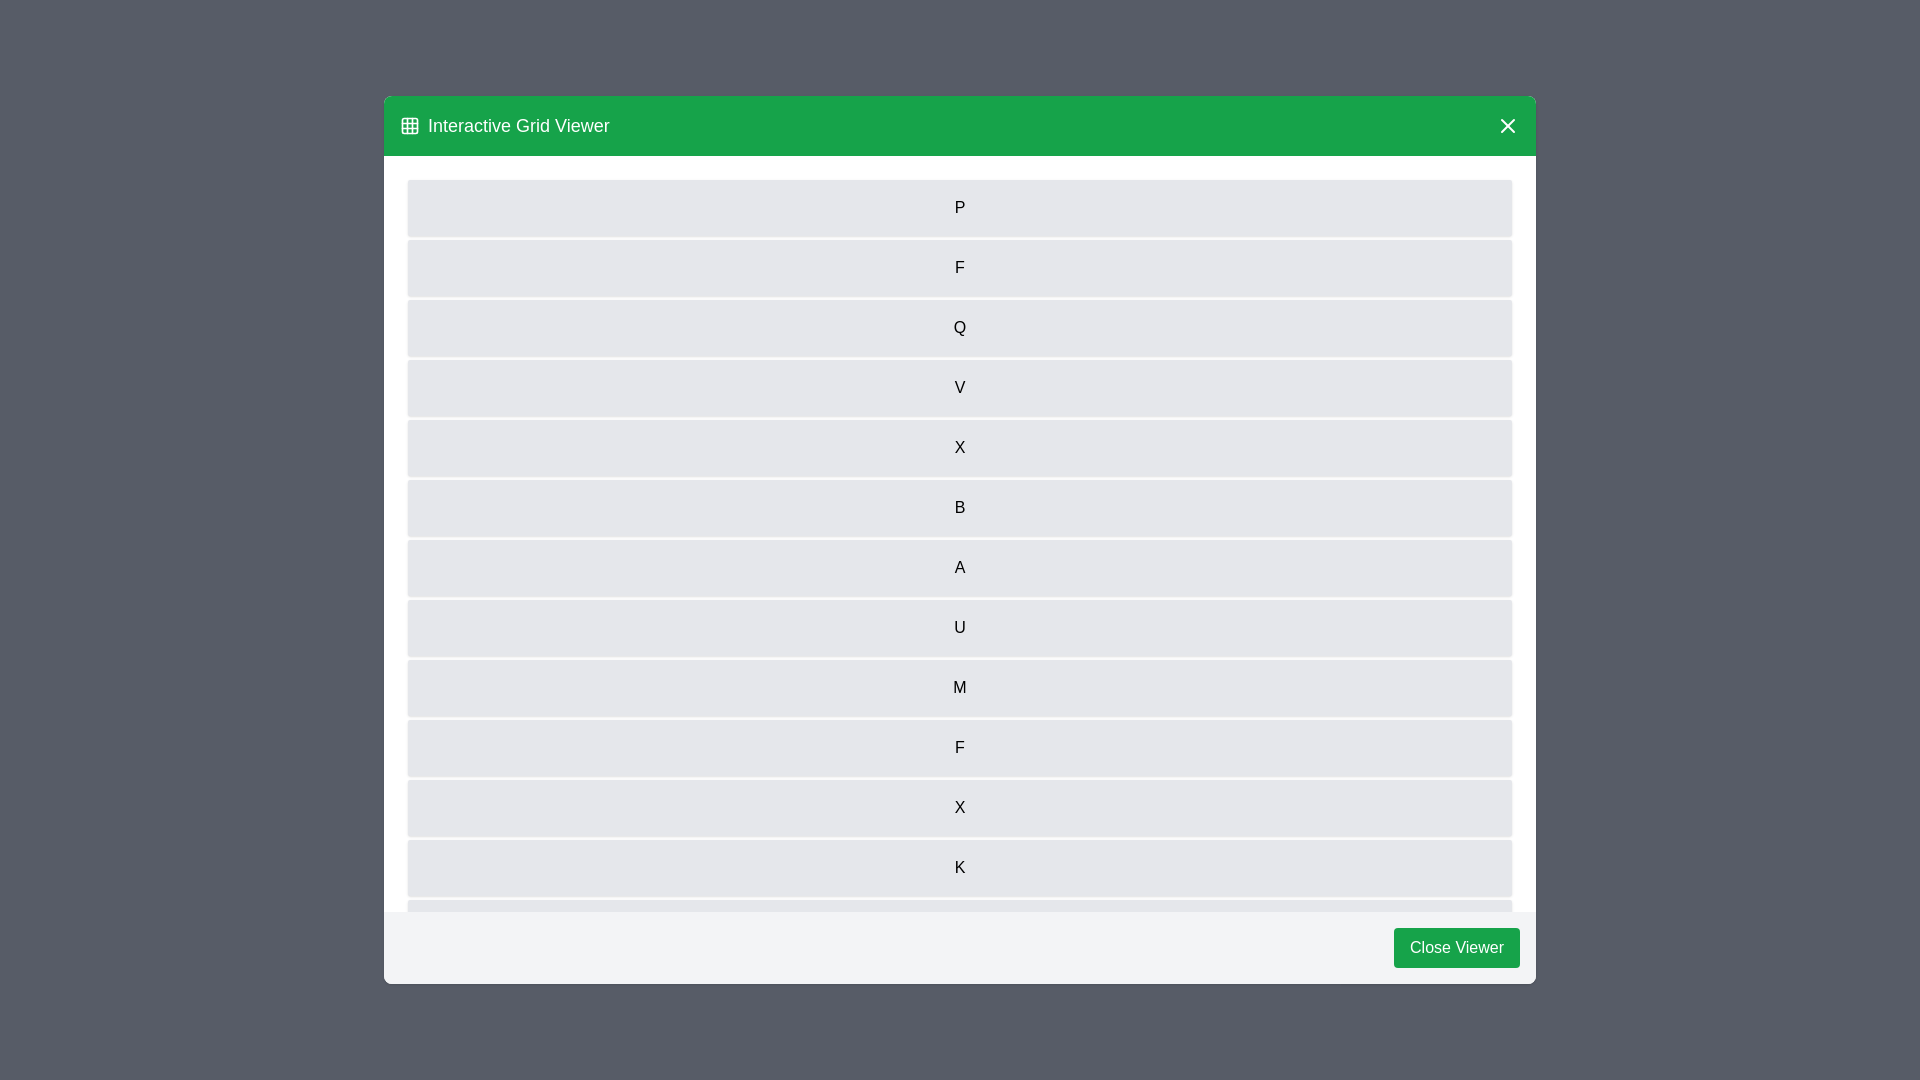  What do you see at coordinates (1507, 126) in the screenshot?
I see `the close button in the top-right corner of the dialog` at bounding box center [1507, 126].